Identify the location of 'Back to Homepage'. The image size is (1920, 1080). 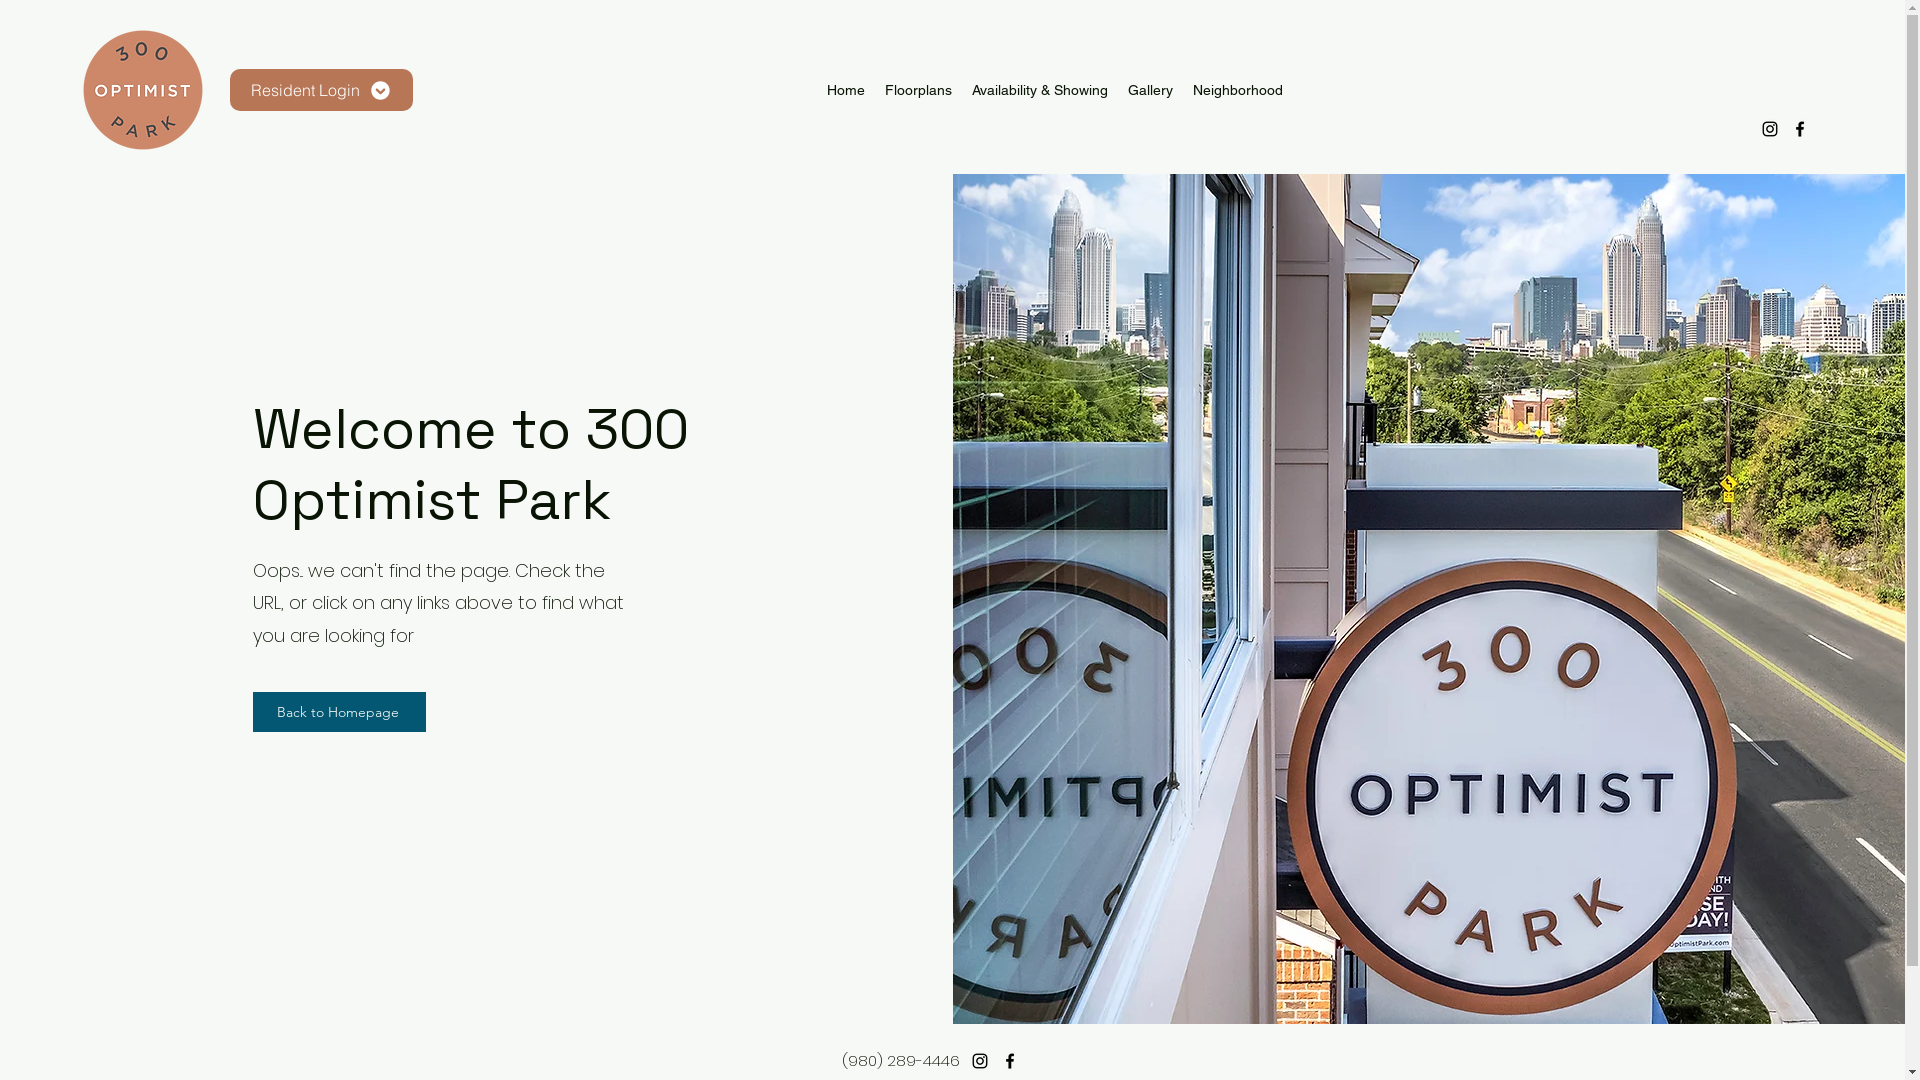
(339, 711).